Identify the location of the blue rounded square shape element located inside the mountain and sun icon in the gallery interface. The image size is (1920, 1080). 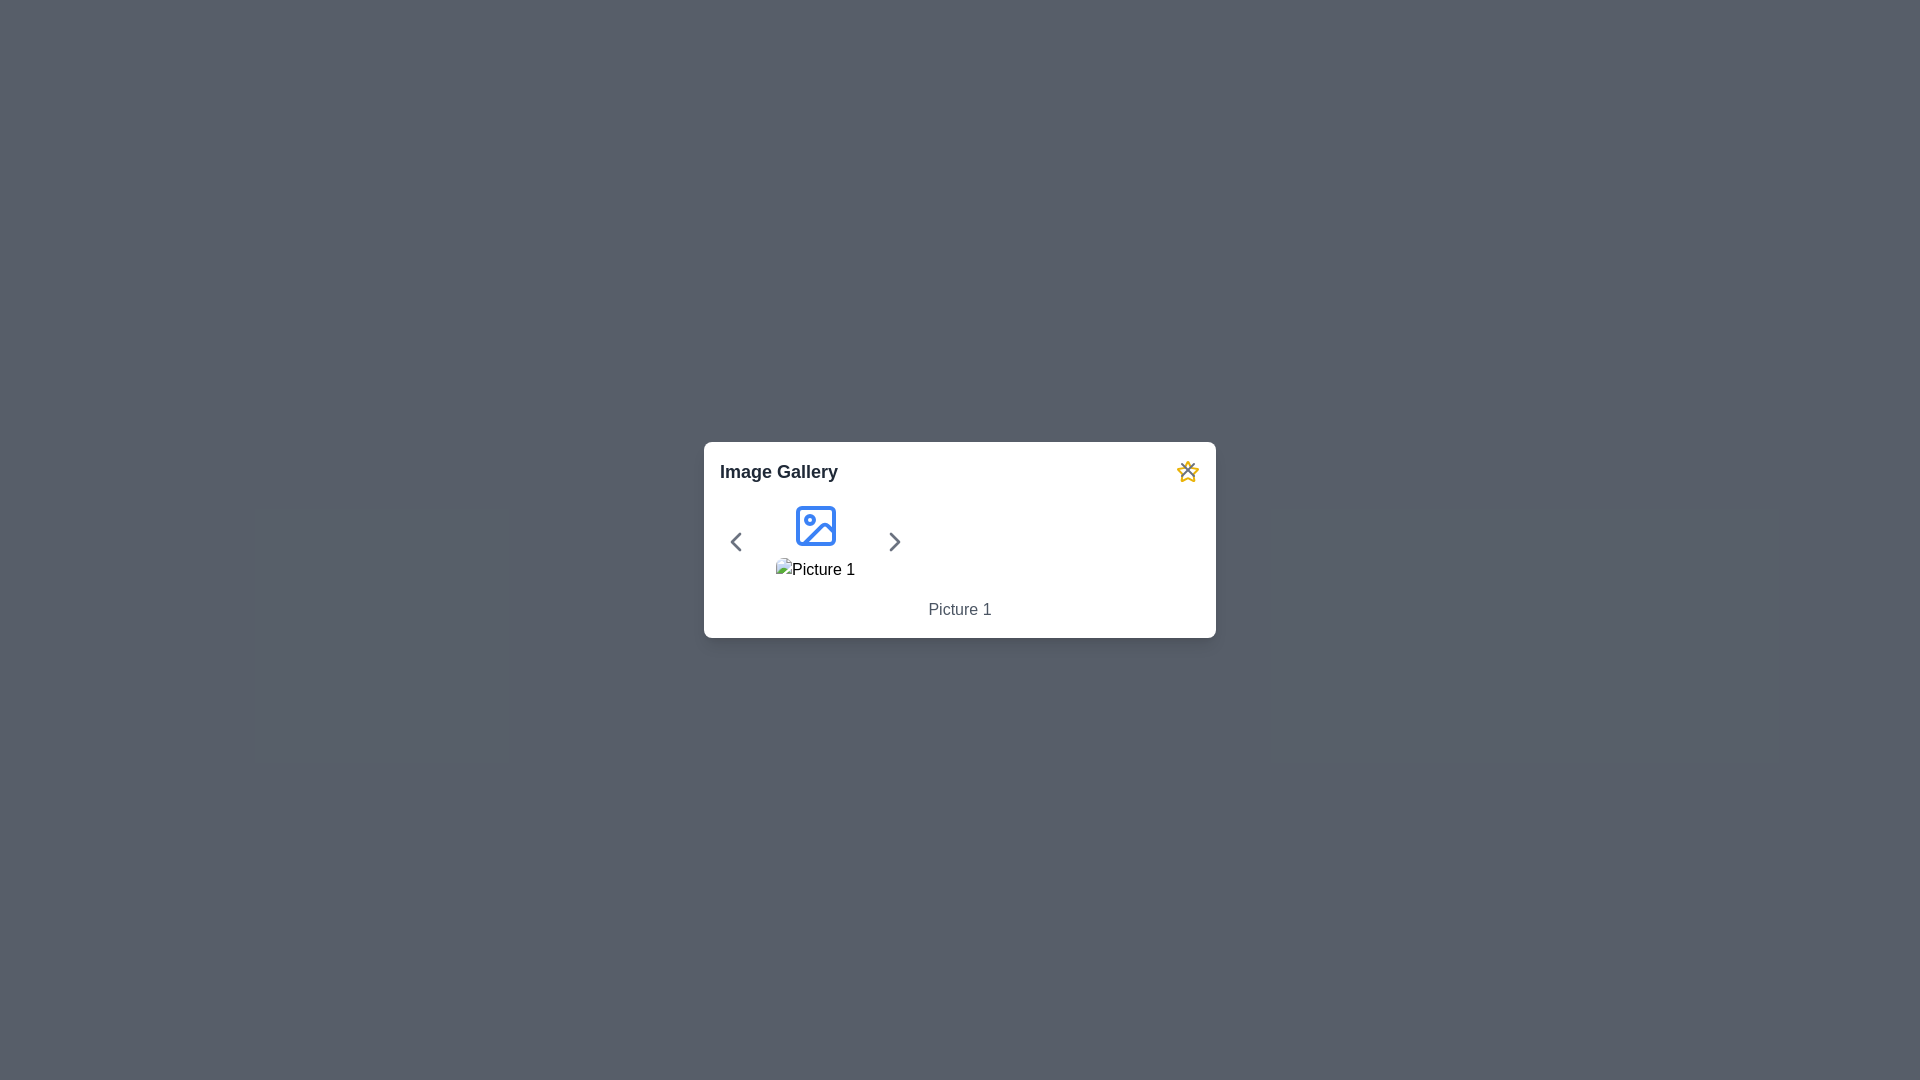
(815, 524).